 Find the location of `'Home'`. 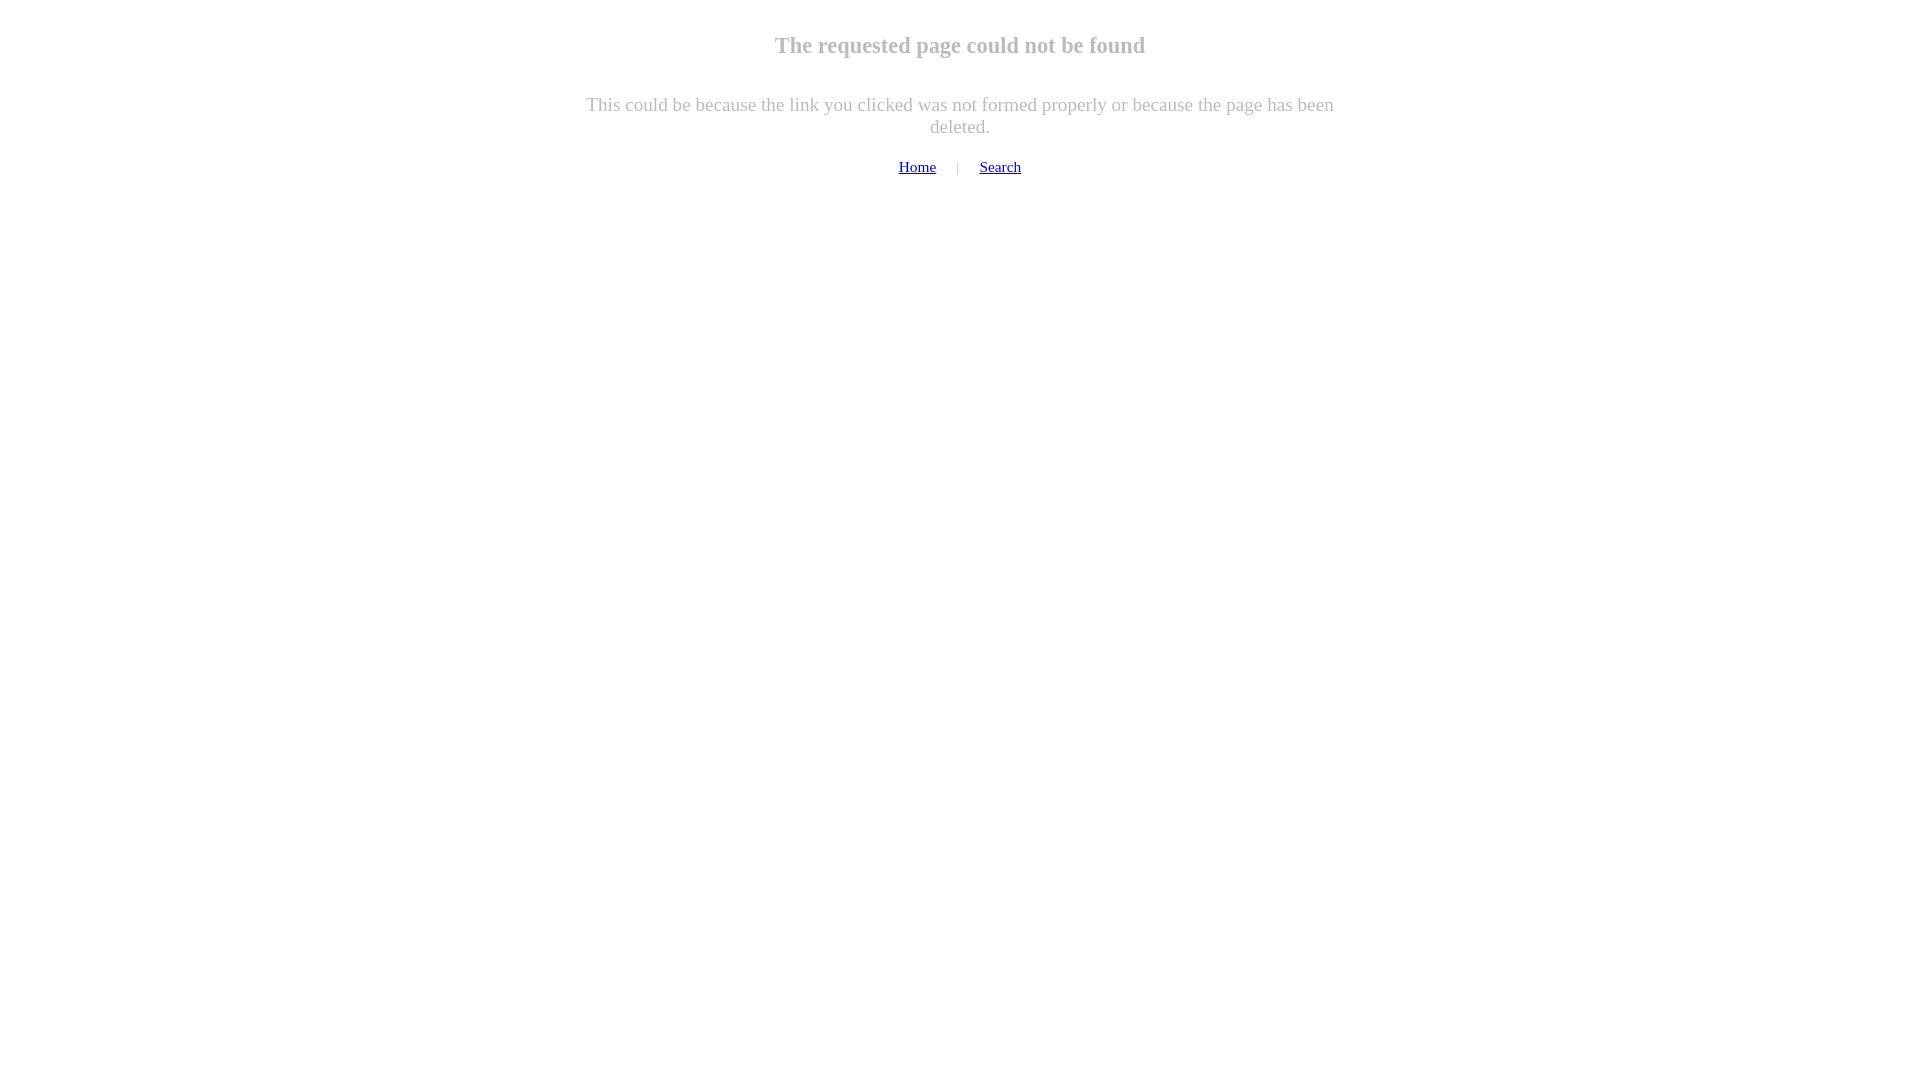

'Home' is located at coordinates (916, 165).